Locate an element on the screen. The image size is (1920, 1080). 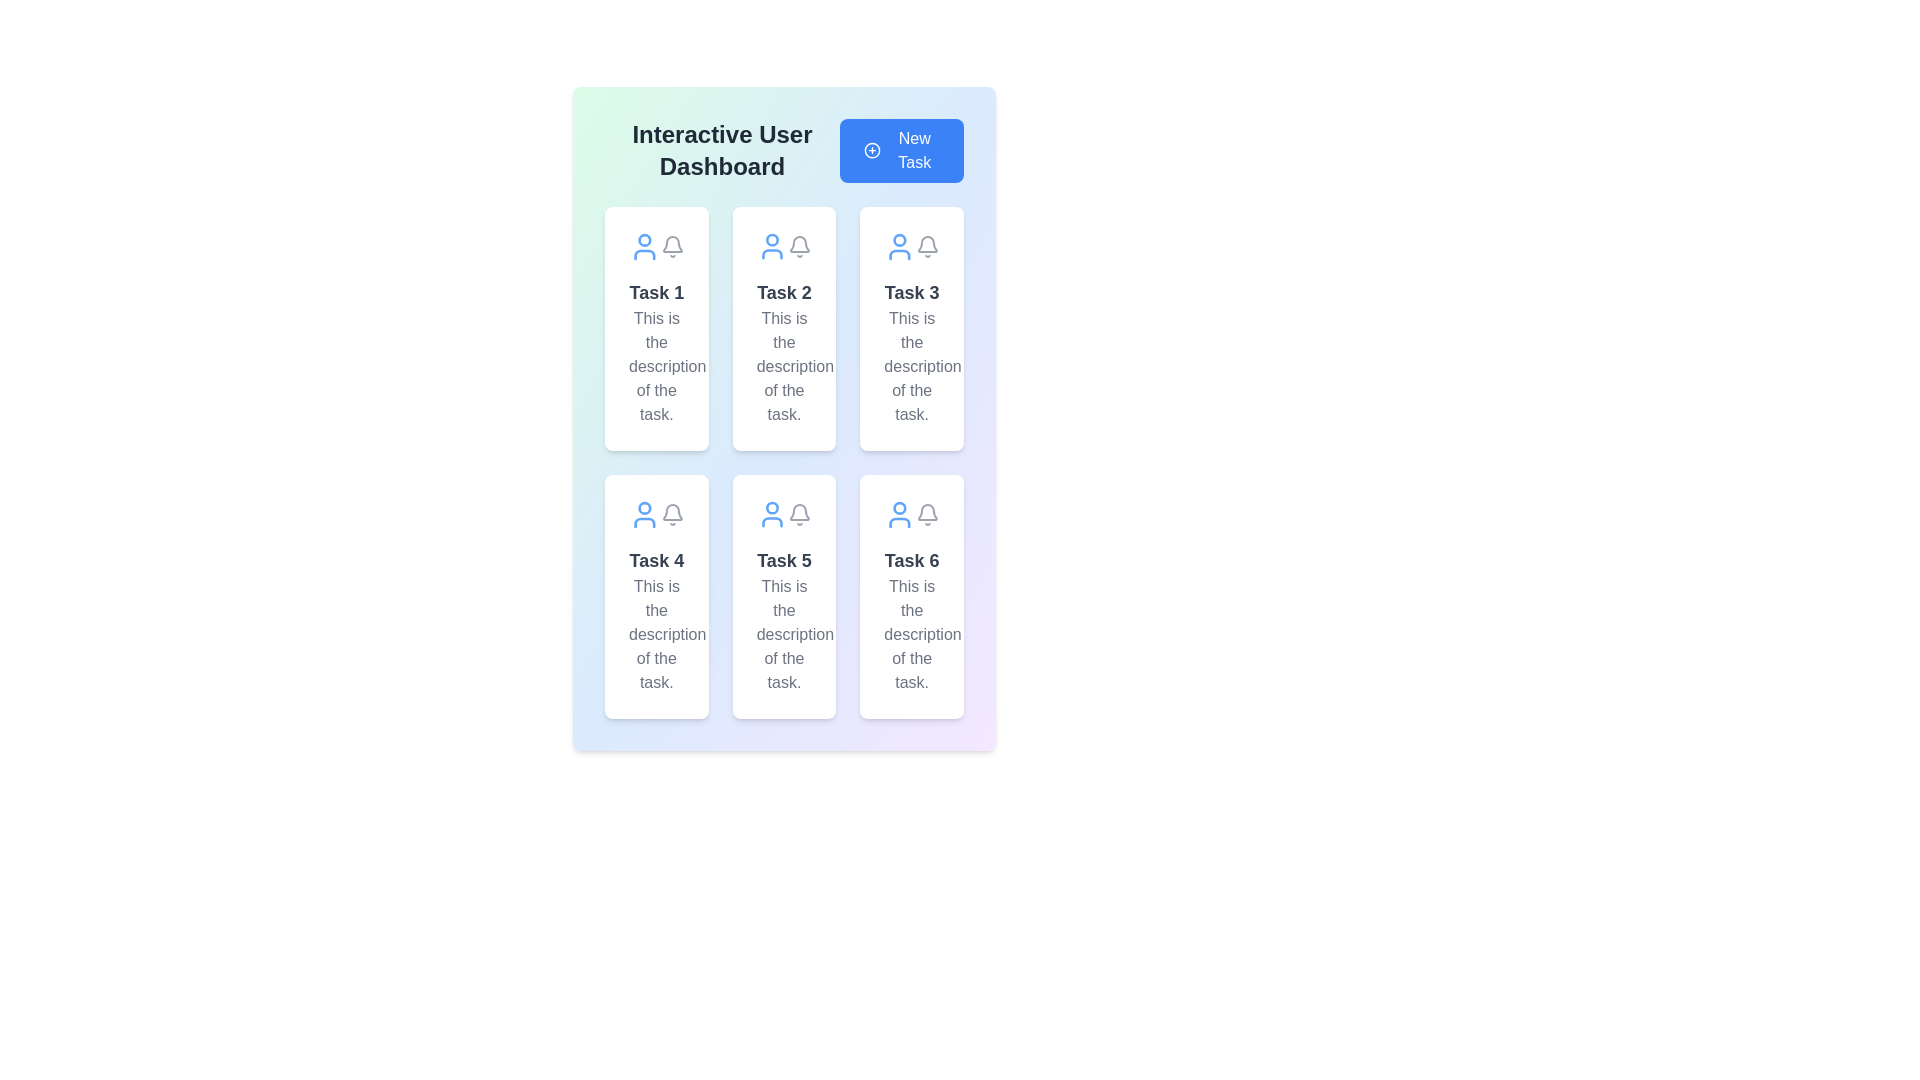
the lower body of a person represented in the avatar icon within the task management interface, specifically located at the top of the second column in the grid layout is located at coordinates (771, 253).